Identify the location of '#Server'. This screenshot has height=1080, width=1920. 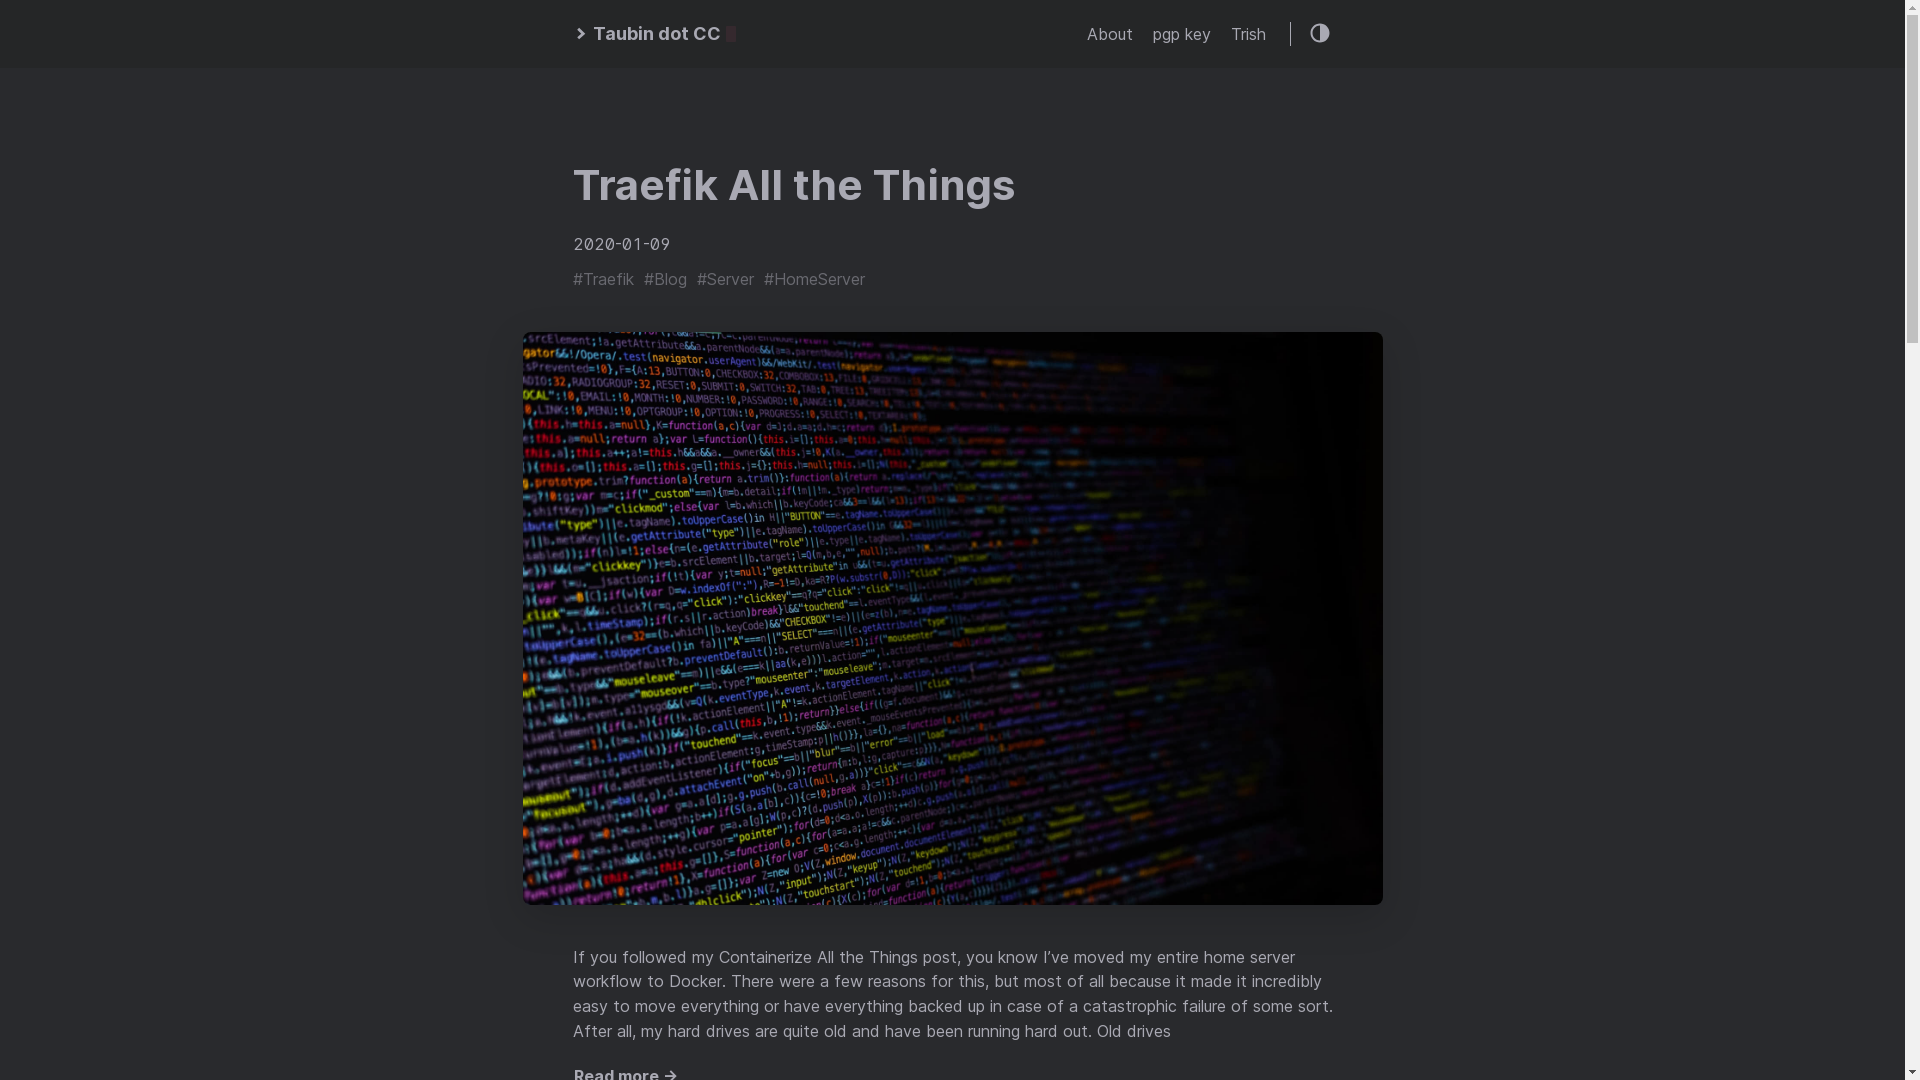
(723, 278).